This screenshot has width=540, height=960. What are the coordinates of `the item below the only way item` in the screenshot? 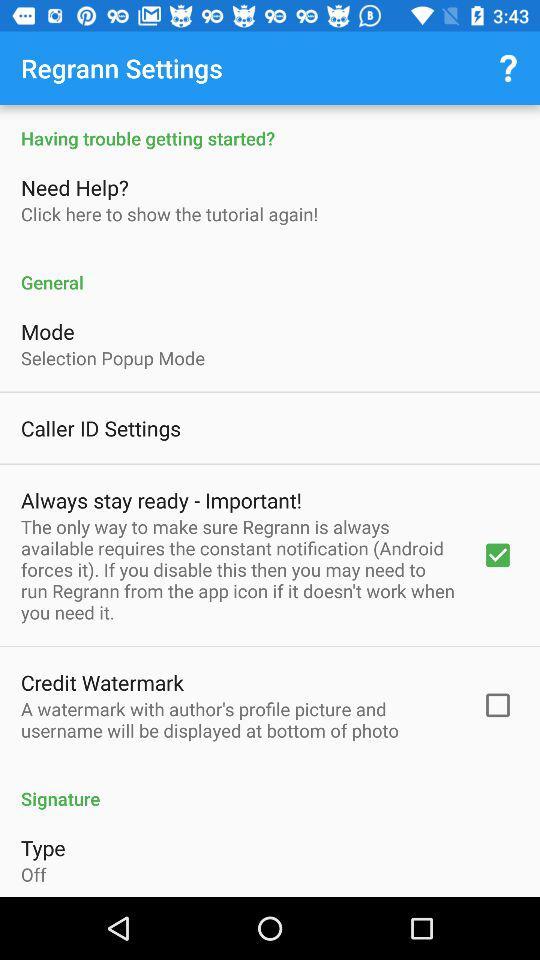 It's located at (102, 682).